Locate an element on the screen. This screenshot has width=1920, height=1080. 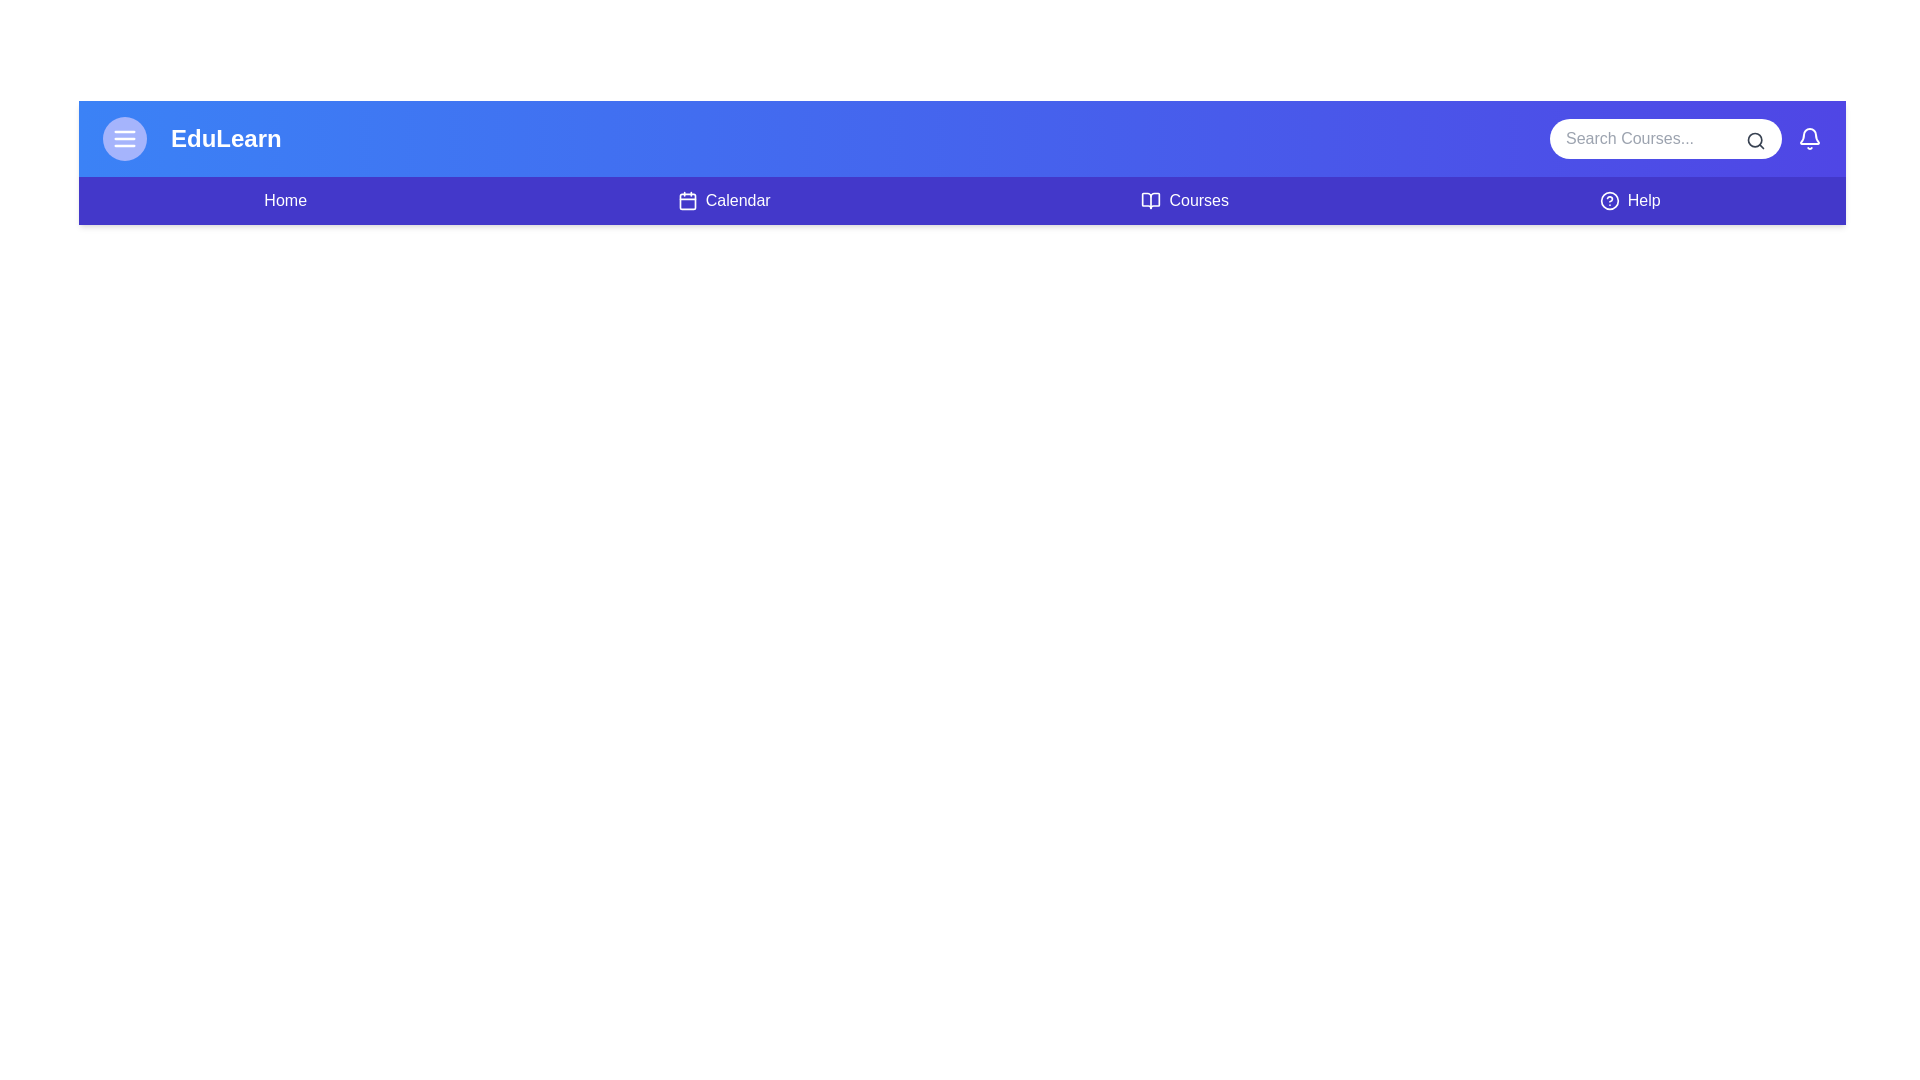
the navigation link for Courses to navigate to the corresponding section is located at coordinates (1185, 200).